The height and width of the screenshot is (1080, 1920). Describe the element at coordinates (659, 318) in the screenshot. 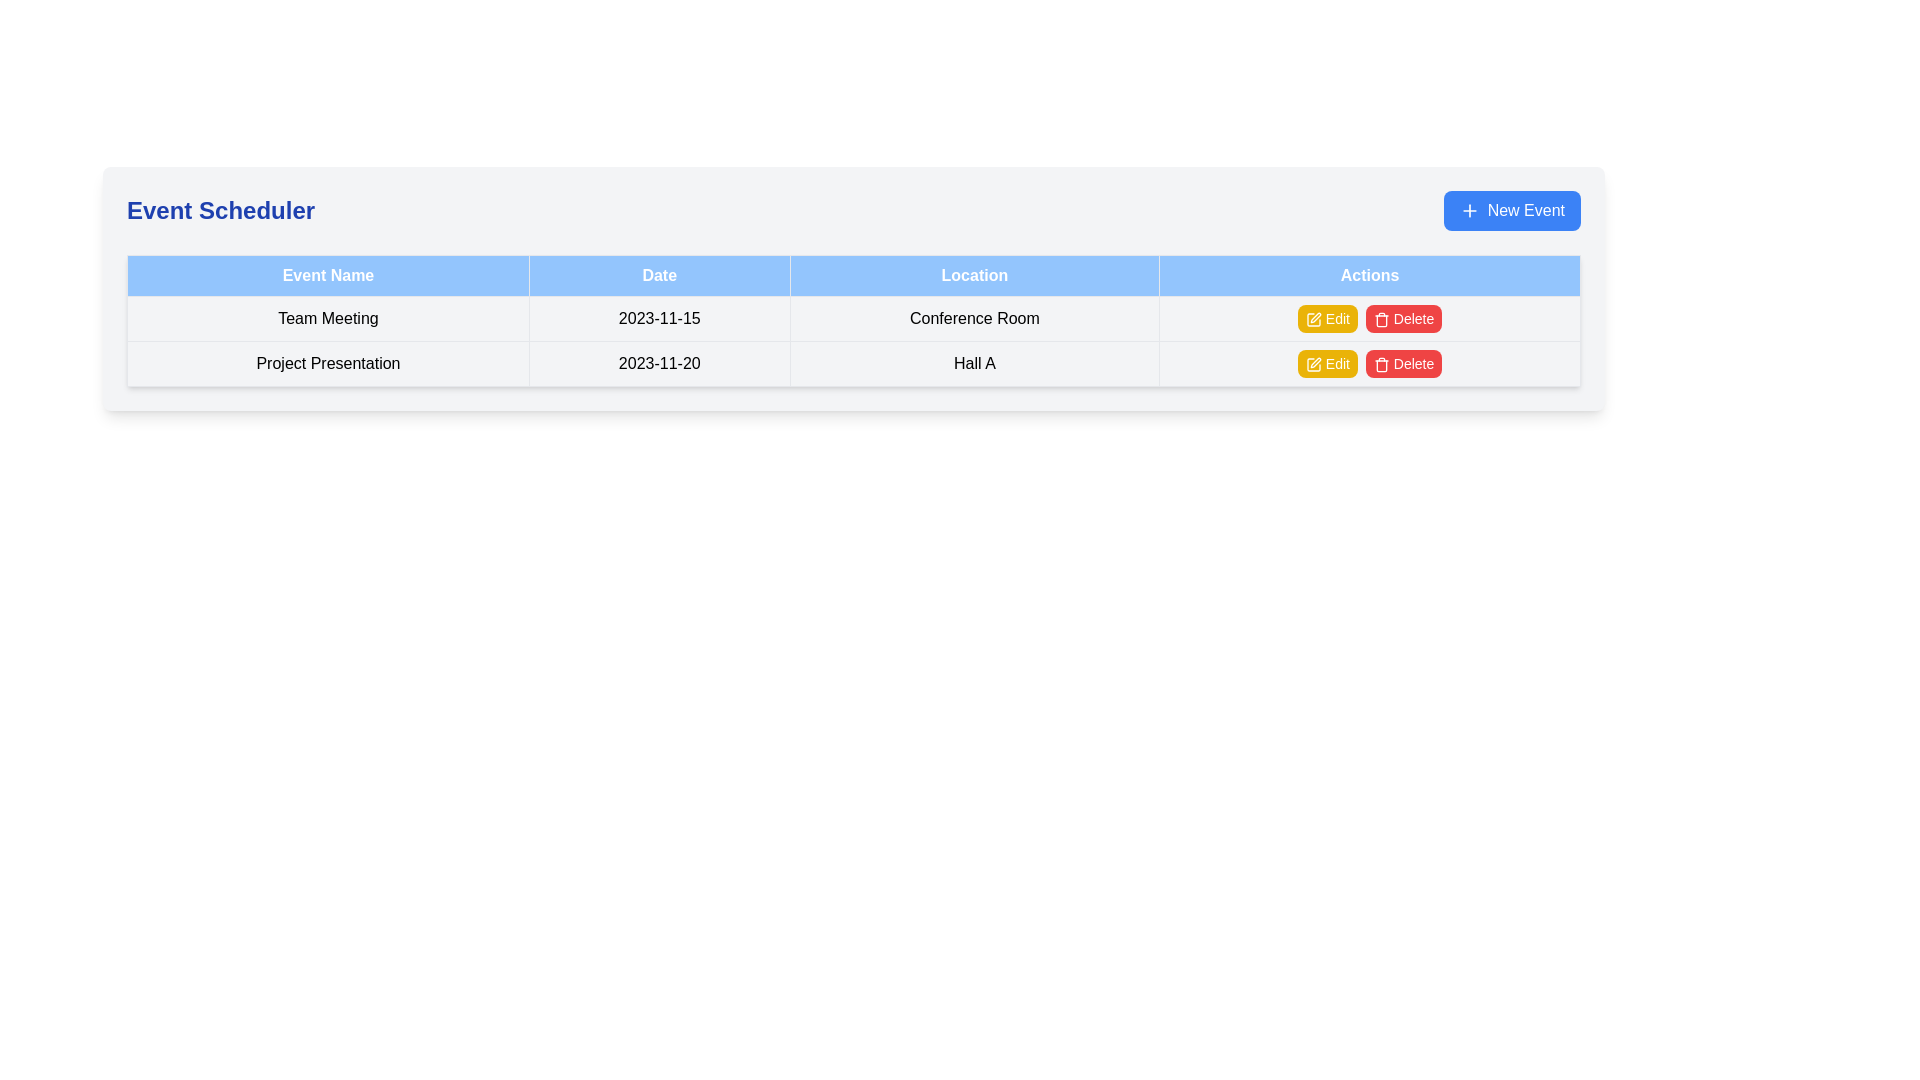

I see `the date text element located in the second column of the first row of the table, under the 'Date' header` at that location.